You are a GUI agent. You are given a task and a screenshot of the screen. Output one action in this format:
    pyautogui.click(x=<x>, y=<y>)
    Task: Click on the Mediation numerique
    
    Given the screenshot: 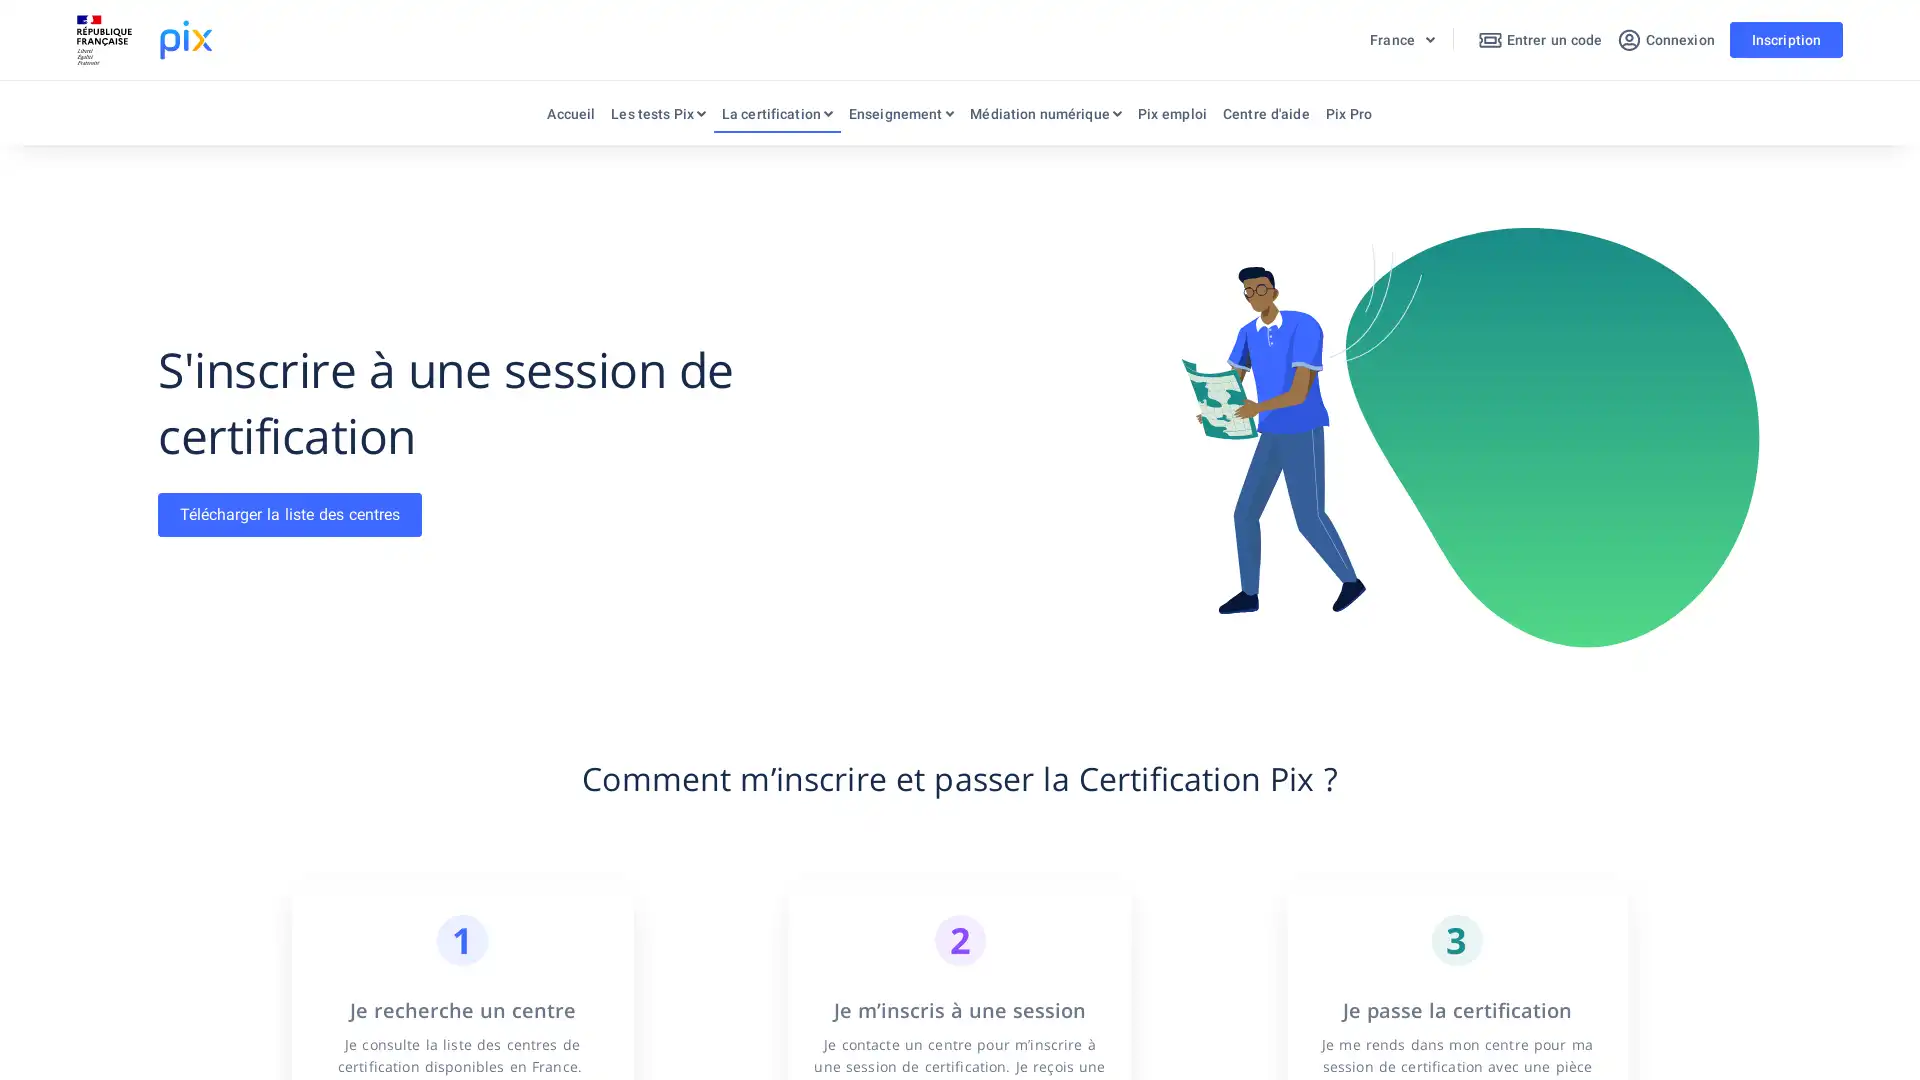 What is the action you would take?
    pyautogui.click(x=1044, y=118)
    